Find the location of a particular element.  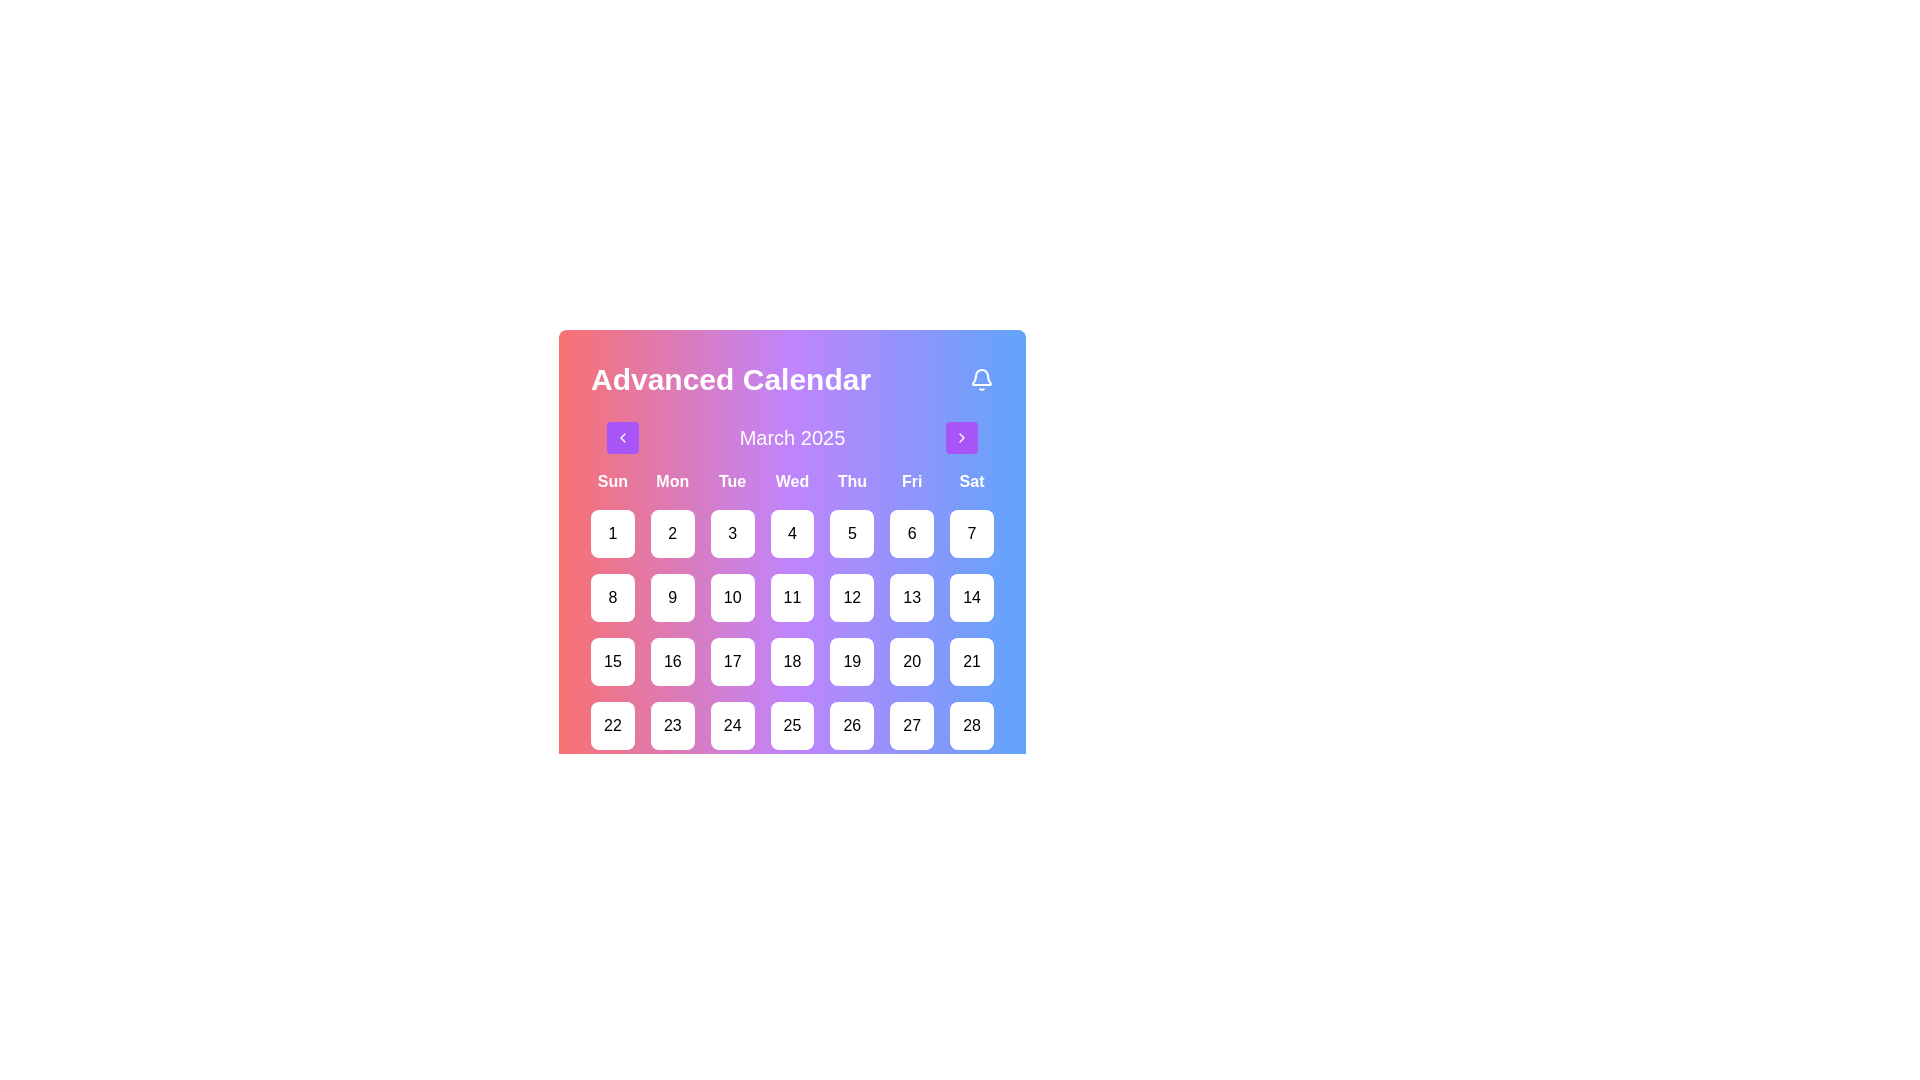

the navigation icon located on the top right side of the calendar widget, adjacent to the month name is located at coordinates (961, 437).